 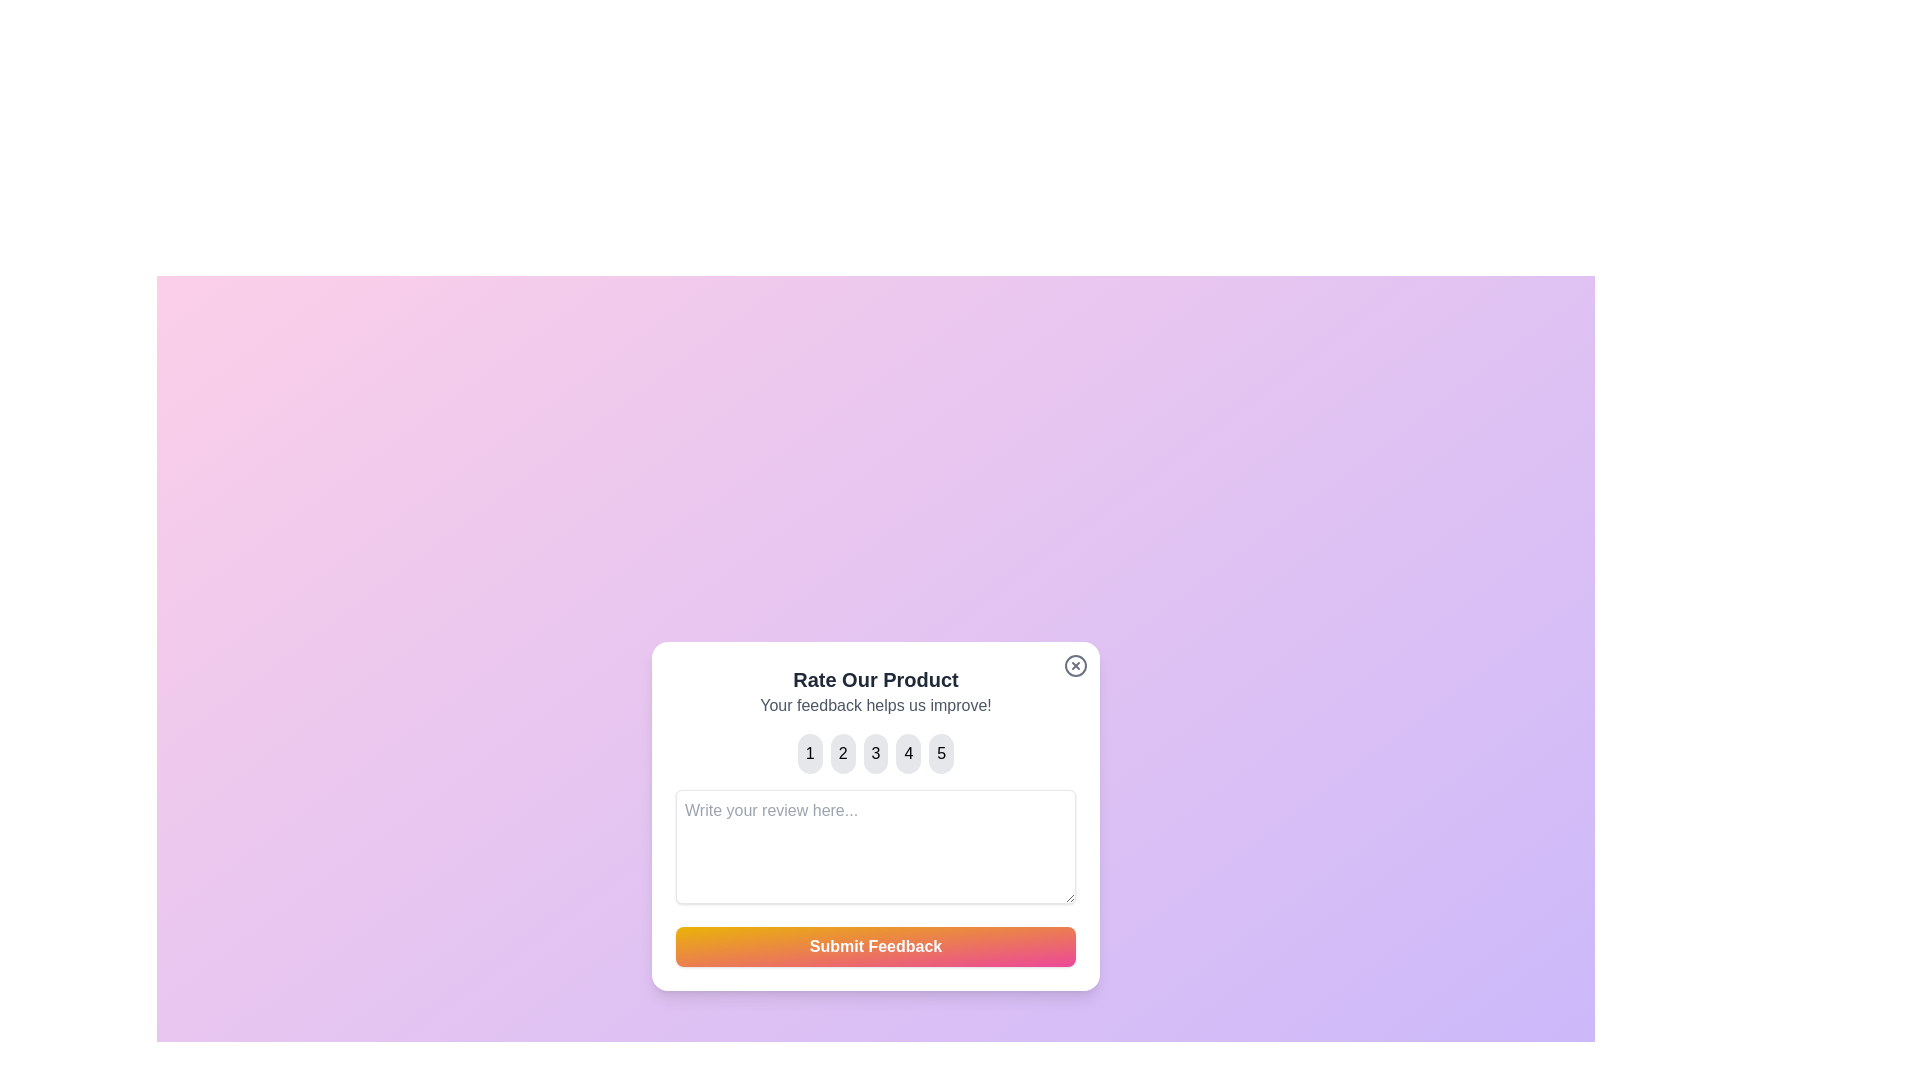 What do you see at coordinates (875, 945) in the screenshot?
I see `the 'Submit Feedback' button to submit the feedback` at bounding box center [875, 945].